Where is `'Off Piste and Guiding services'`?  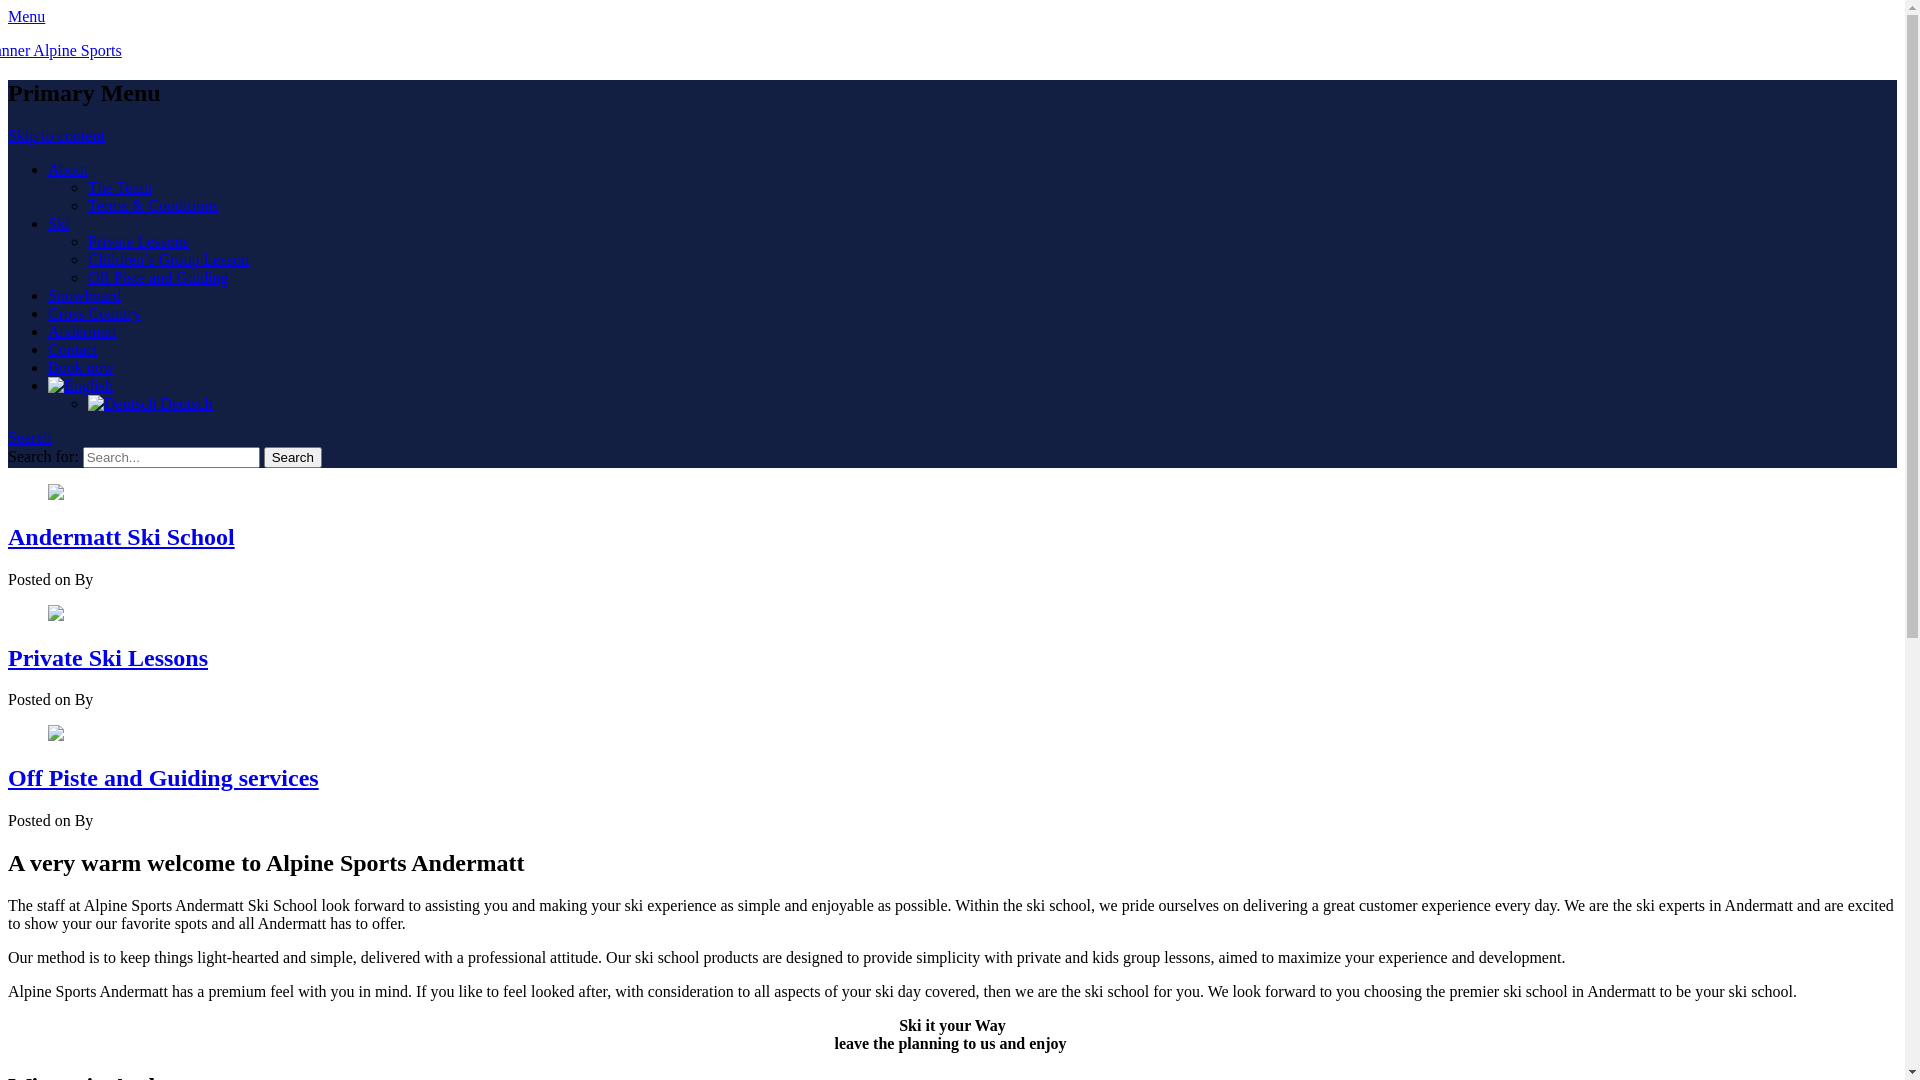 'Off Piste and Guiding services' is located at coordinates (163, 777).